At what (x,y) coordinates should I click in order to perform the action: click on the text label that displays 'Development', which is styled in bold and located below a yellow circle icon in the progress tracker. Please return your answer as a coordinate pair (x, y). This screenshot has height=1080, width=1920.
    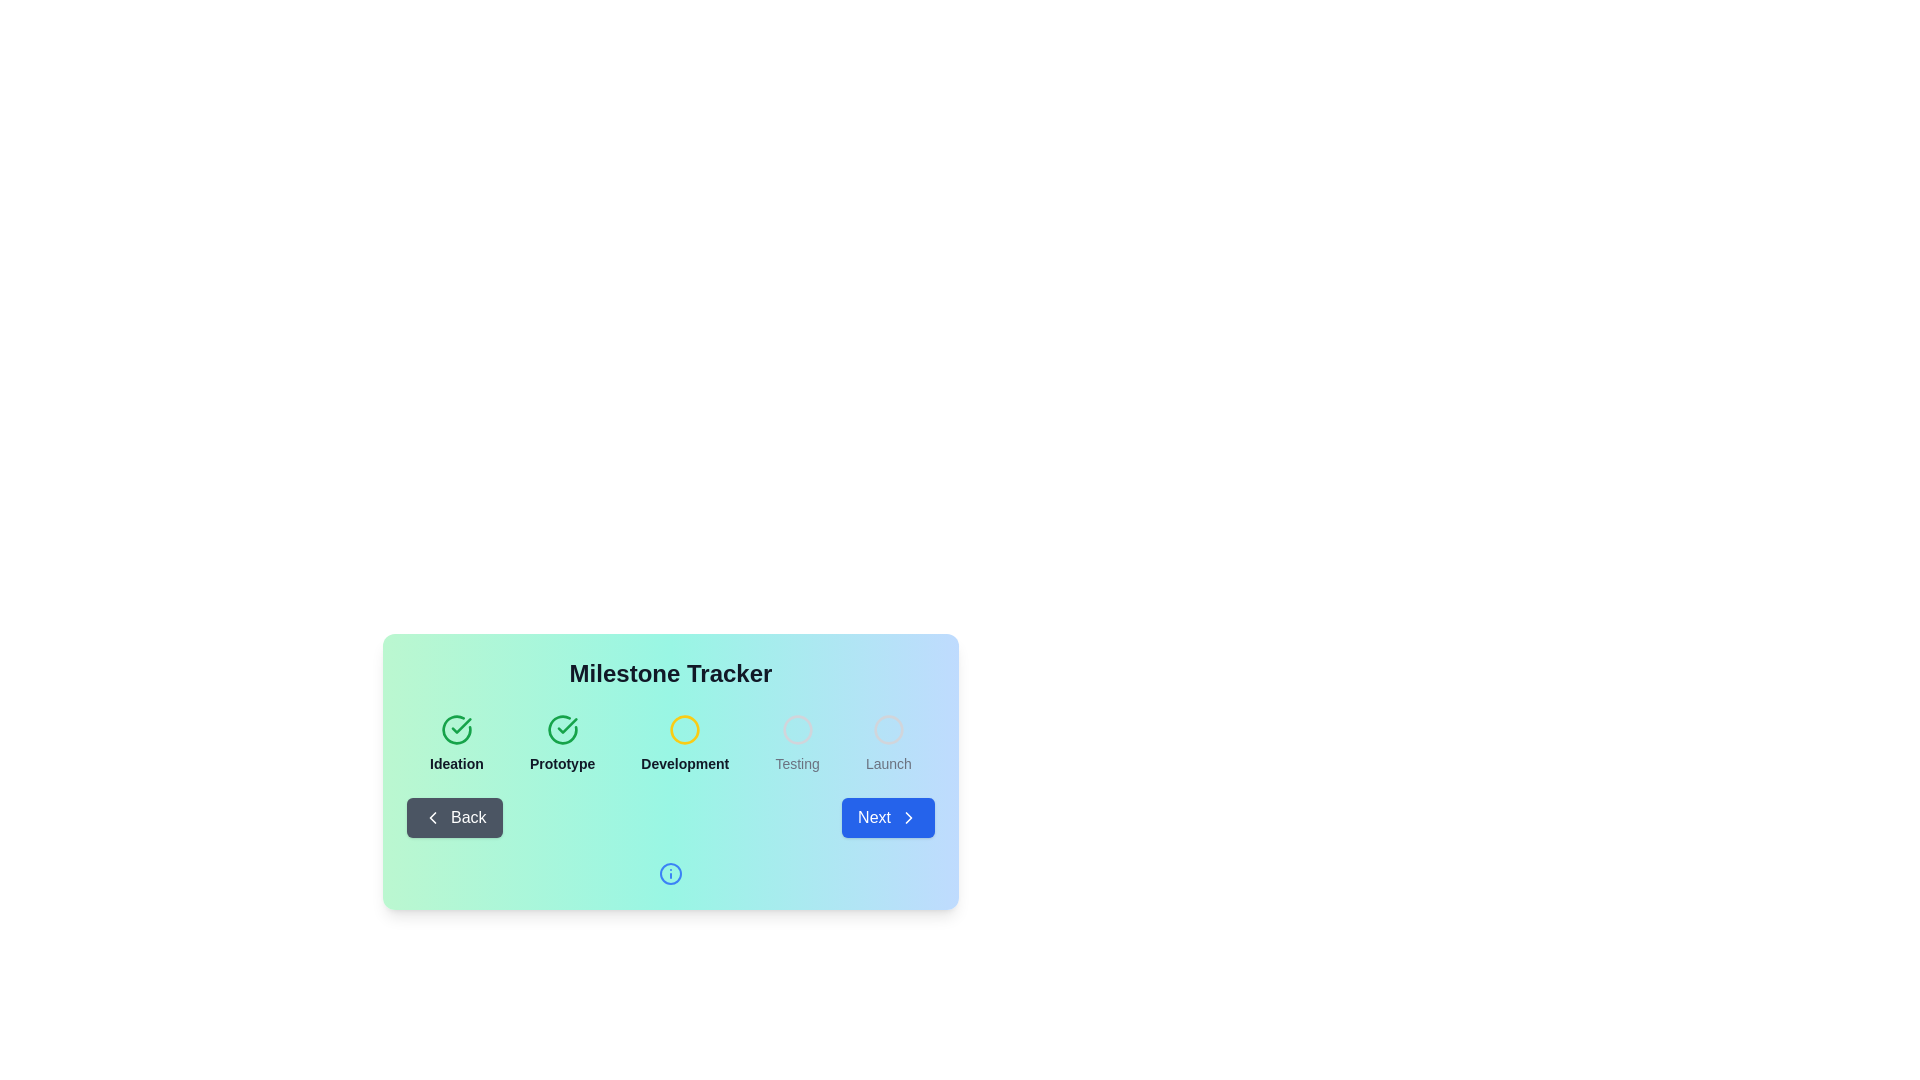
    Looking at the image, I should click on (685, 763).